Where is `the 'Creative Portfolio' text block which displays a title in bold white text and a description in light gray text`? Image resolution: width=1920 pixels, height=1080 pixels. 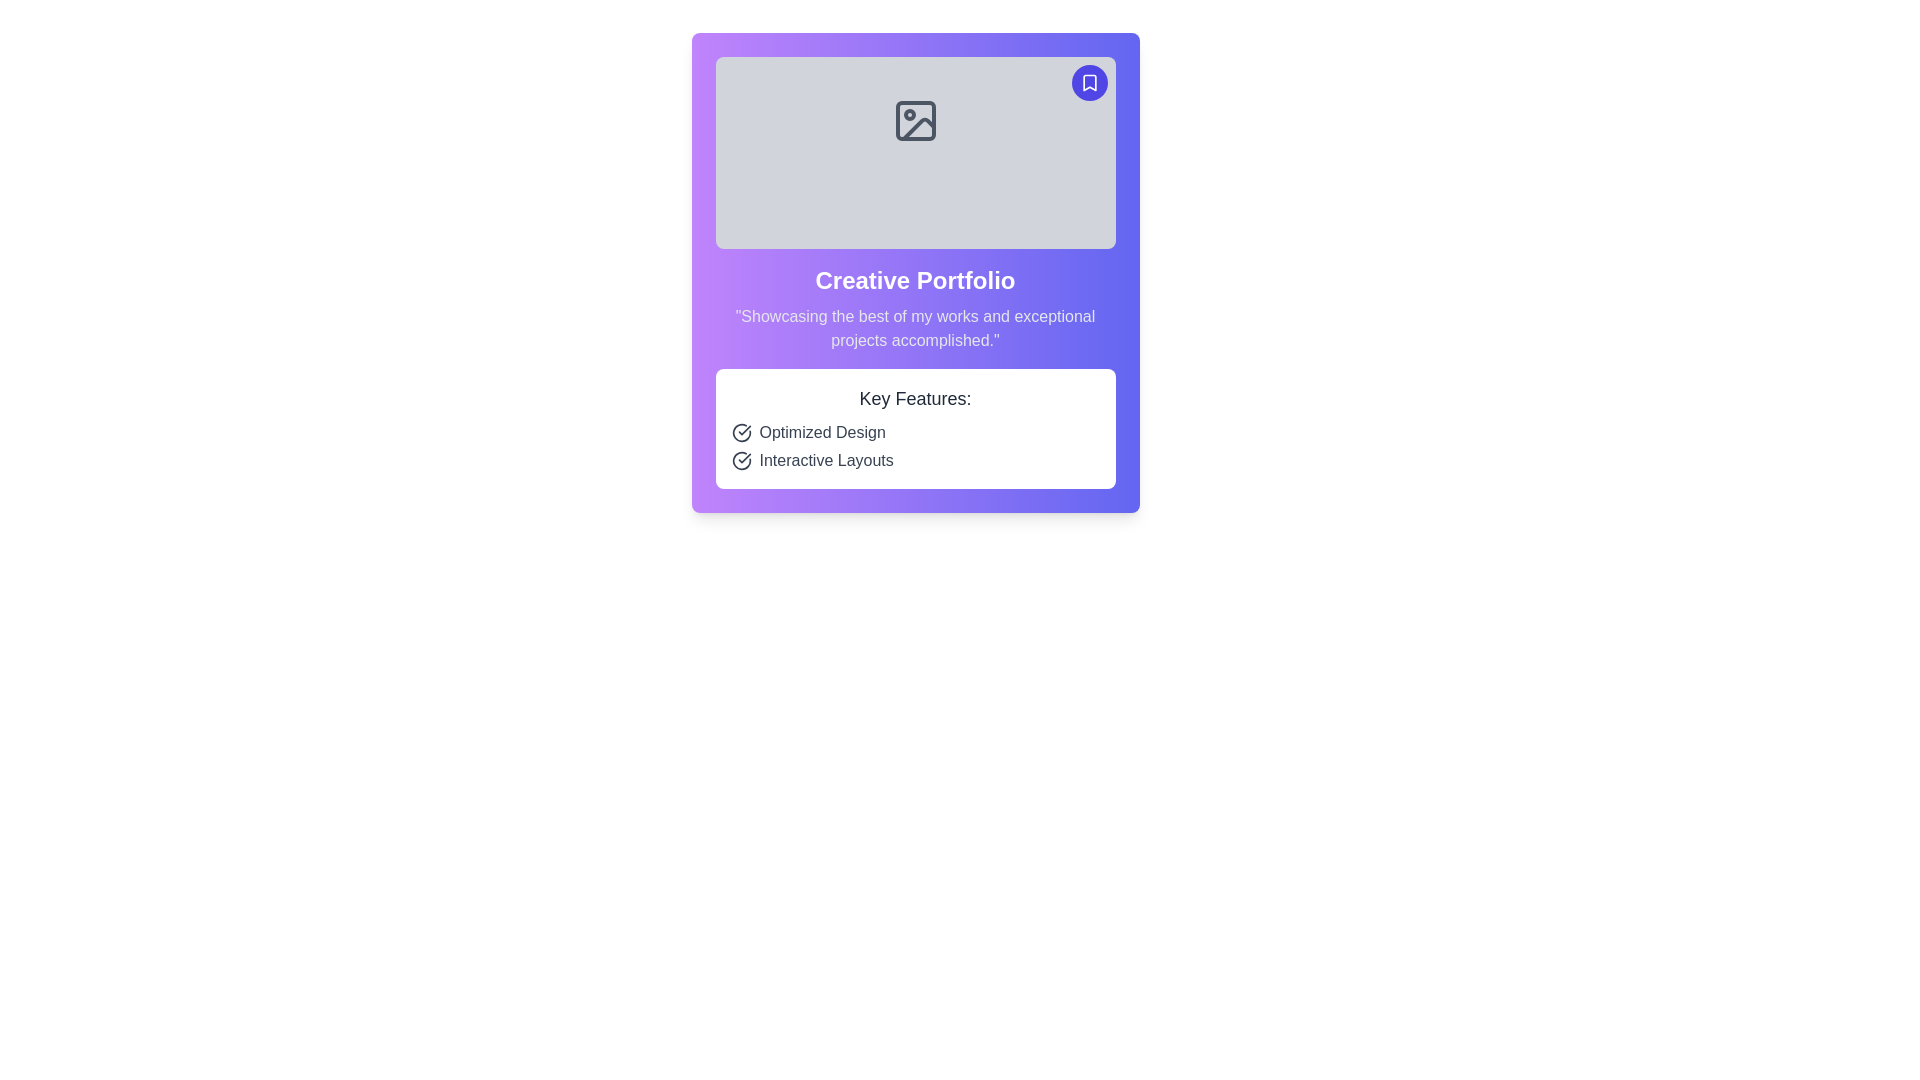
the 'Creative Portfolio' text block which displays a title in bold white text and a description in light gray text is located at coordinates (914, 308).